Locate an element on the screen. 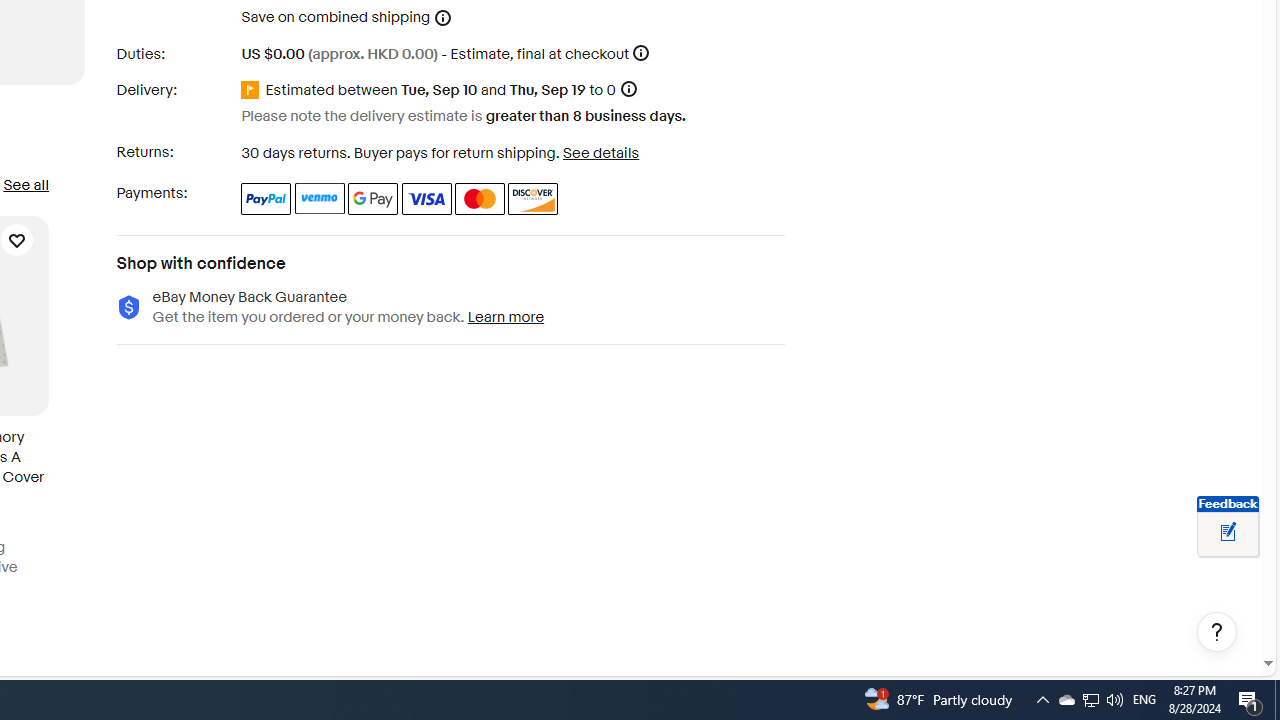  'See all' is located at coordinates (25, 185).